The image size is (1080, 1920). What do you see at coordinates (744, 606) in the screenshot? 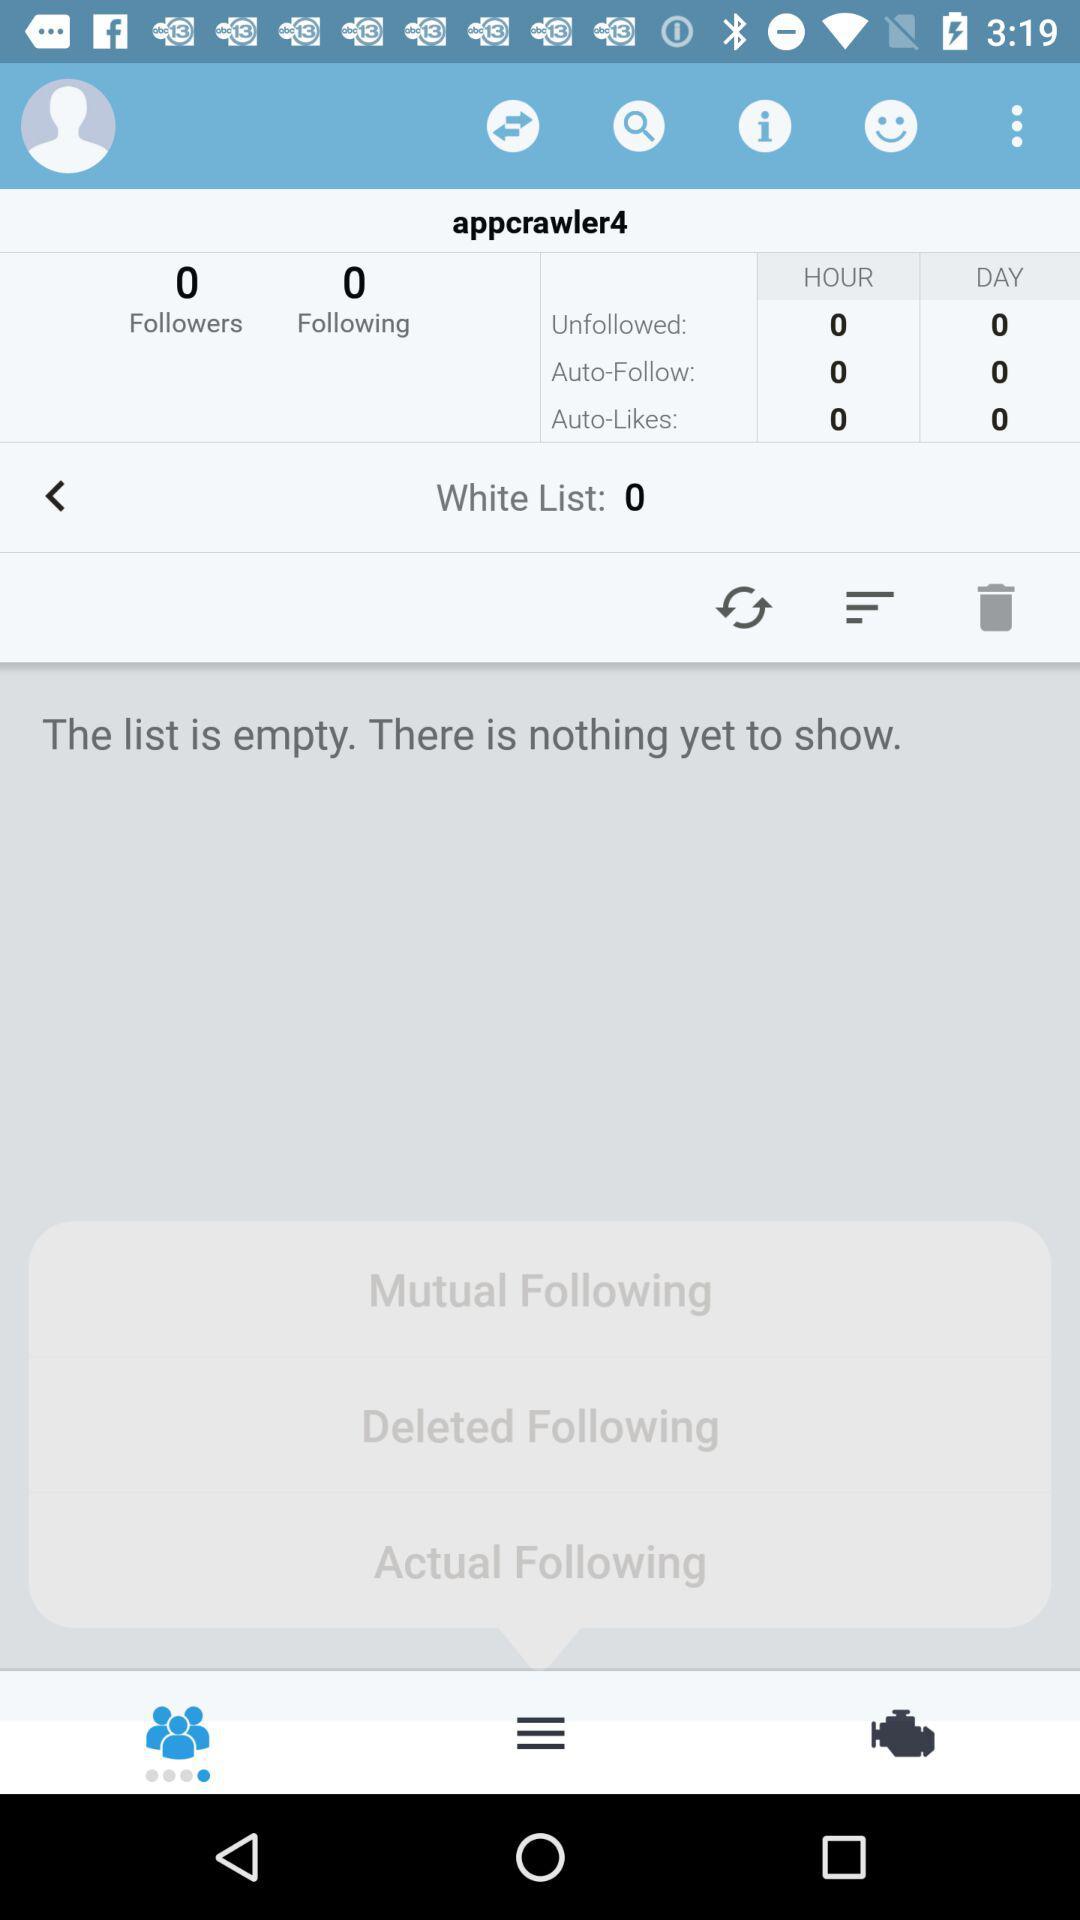
I see `refresh icon` at bounding box center [744, 606].